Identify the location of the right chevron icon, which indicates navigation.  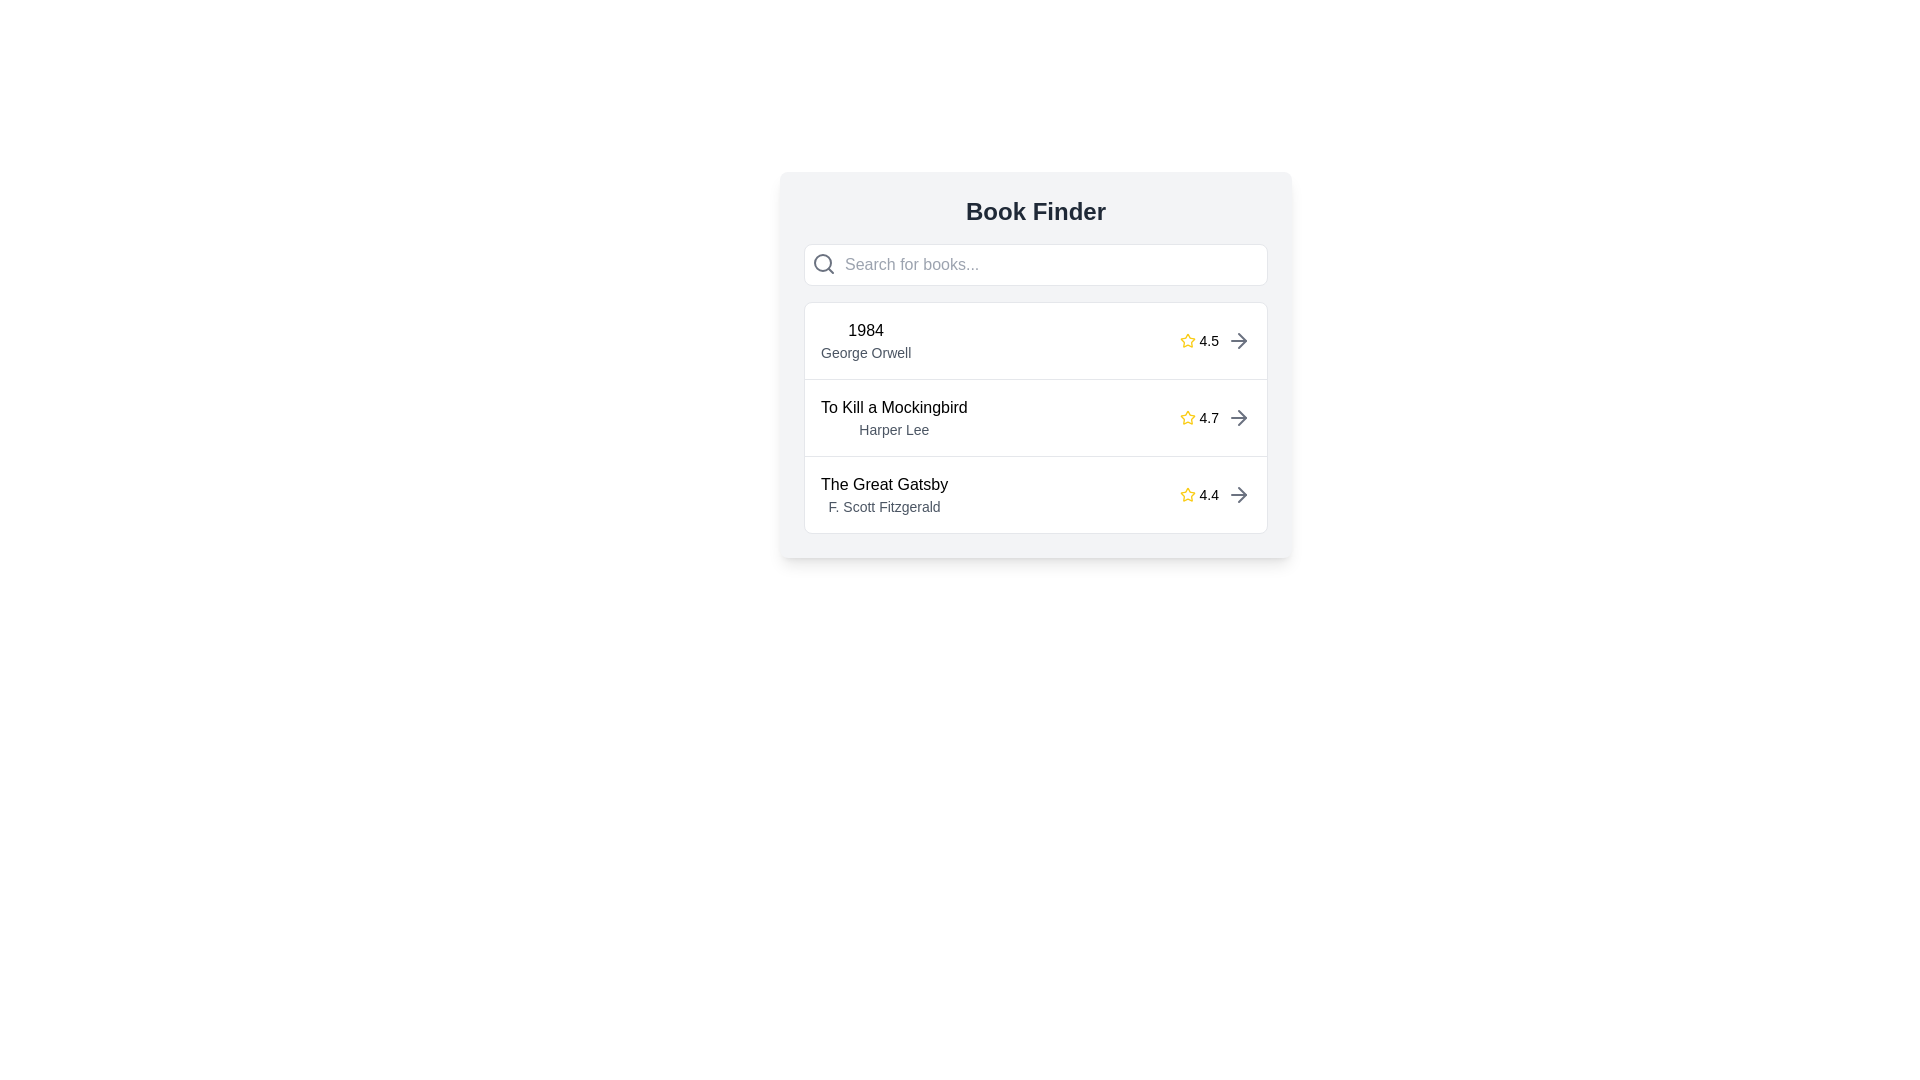
(1241, 494).